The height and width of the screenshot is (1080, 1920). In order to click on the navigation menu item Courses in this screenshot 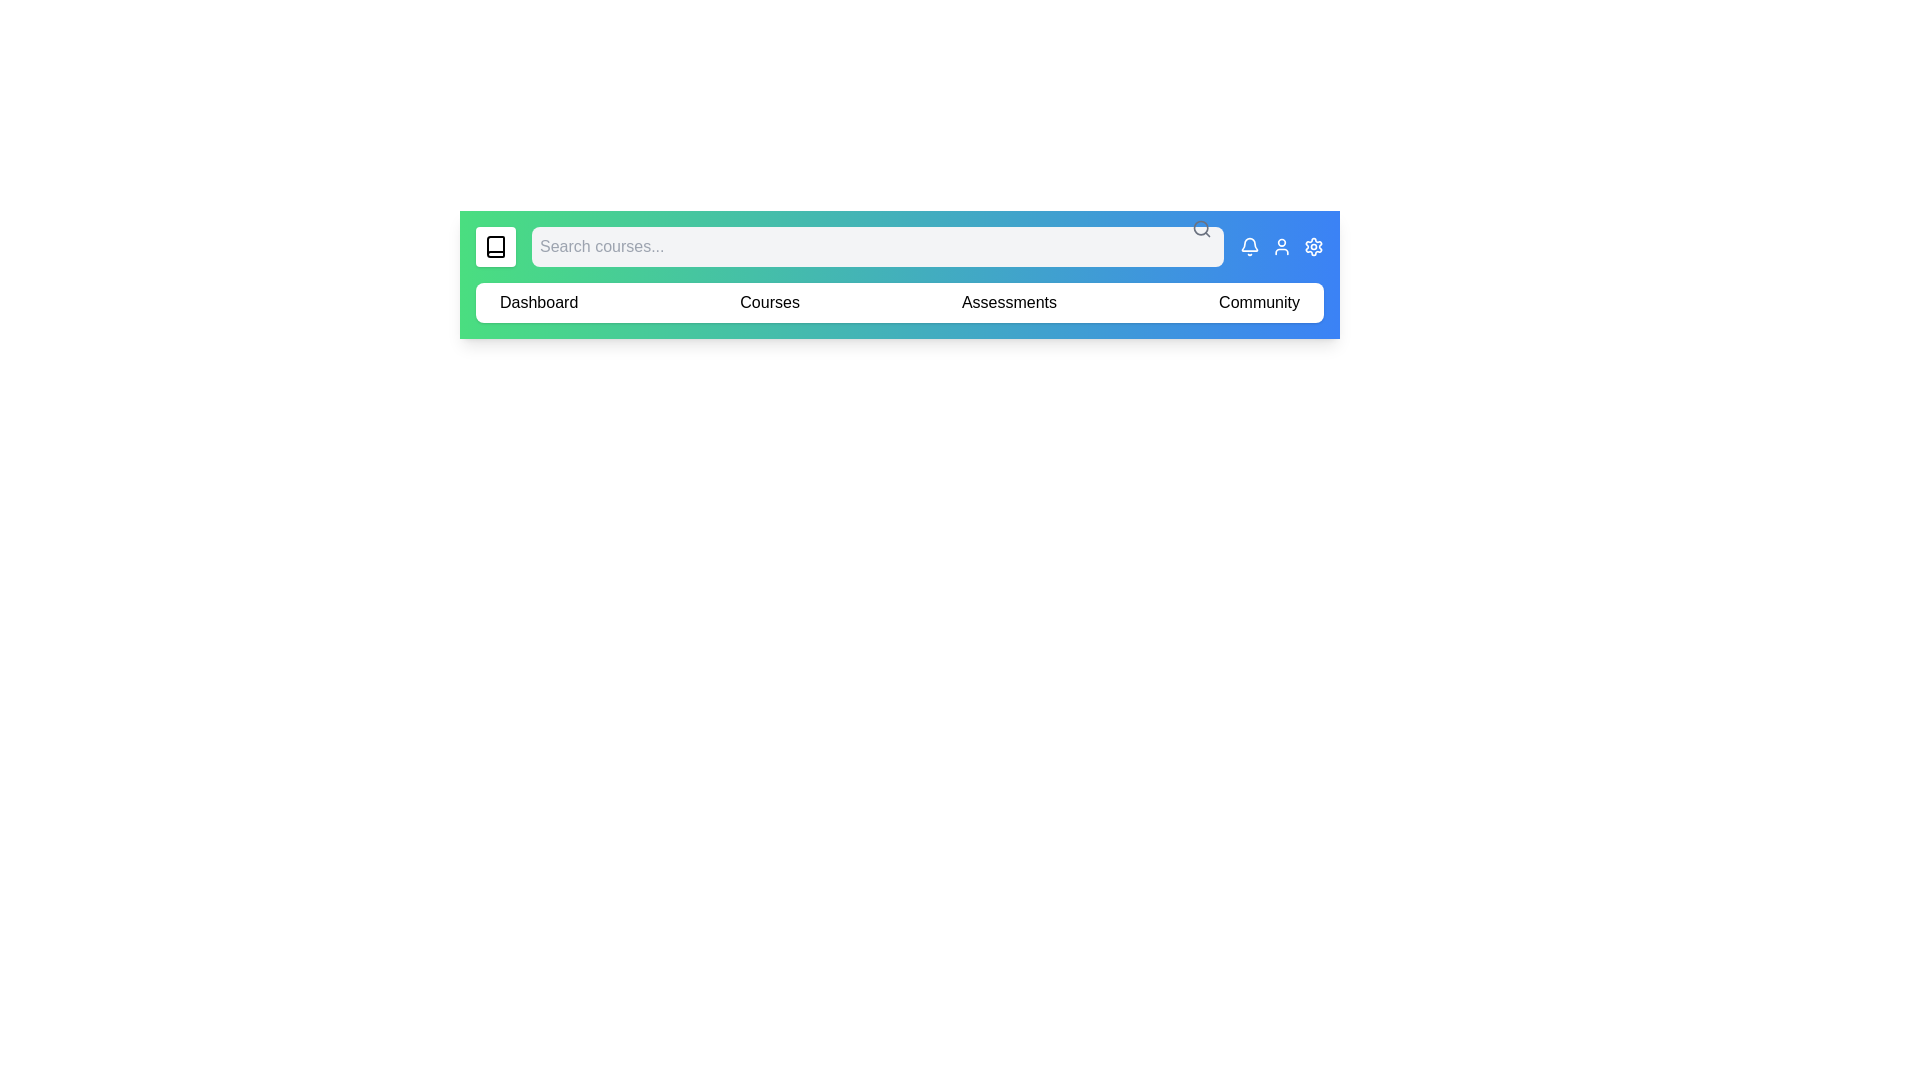, I will do `click(768, 303)`.